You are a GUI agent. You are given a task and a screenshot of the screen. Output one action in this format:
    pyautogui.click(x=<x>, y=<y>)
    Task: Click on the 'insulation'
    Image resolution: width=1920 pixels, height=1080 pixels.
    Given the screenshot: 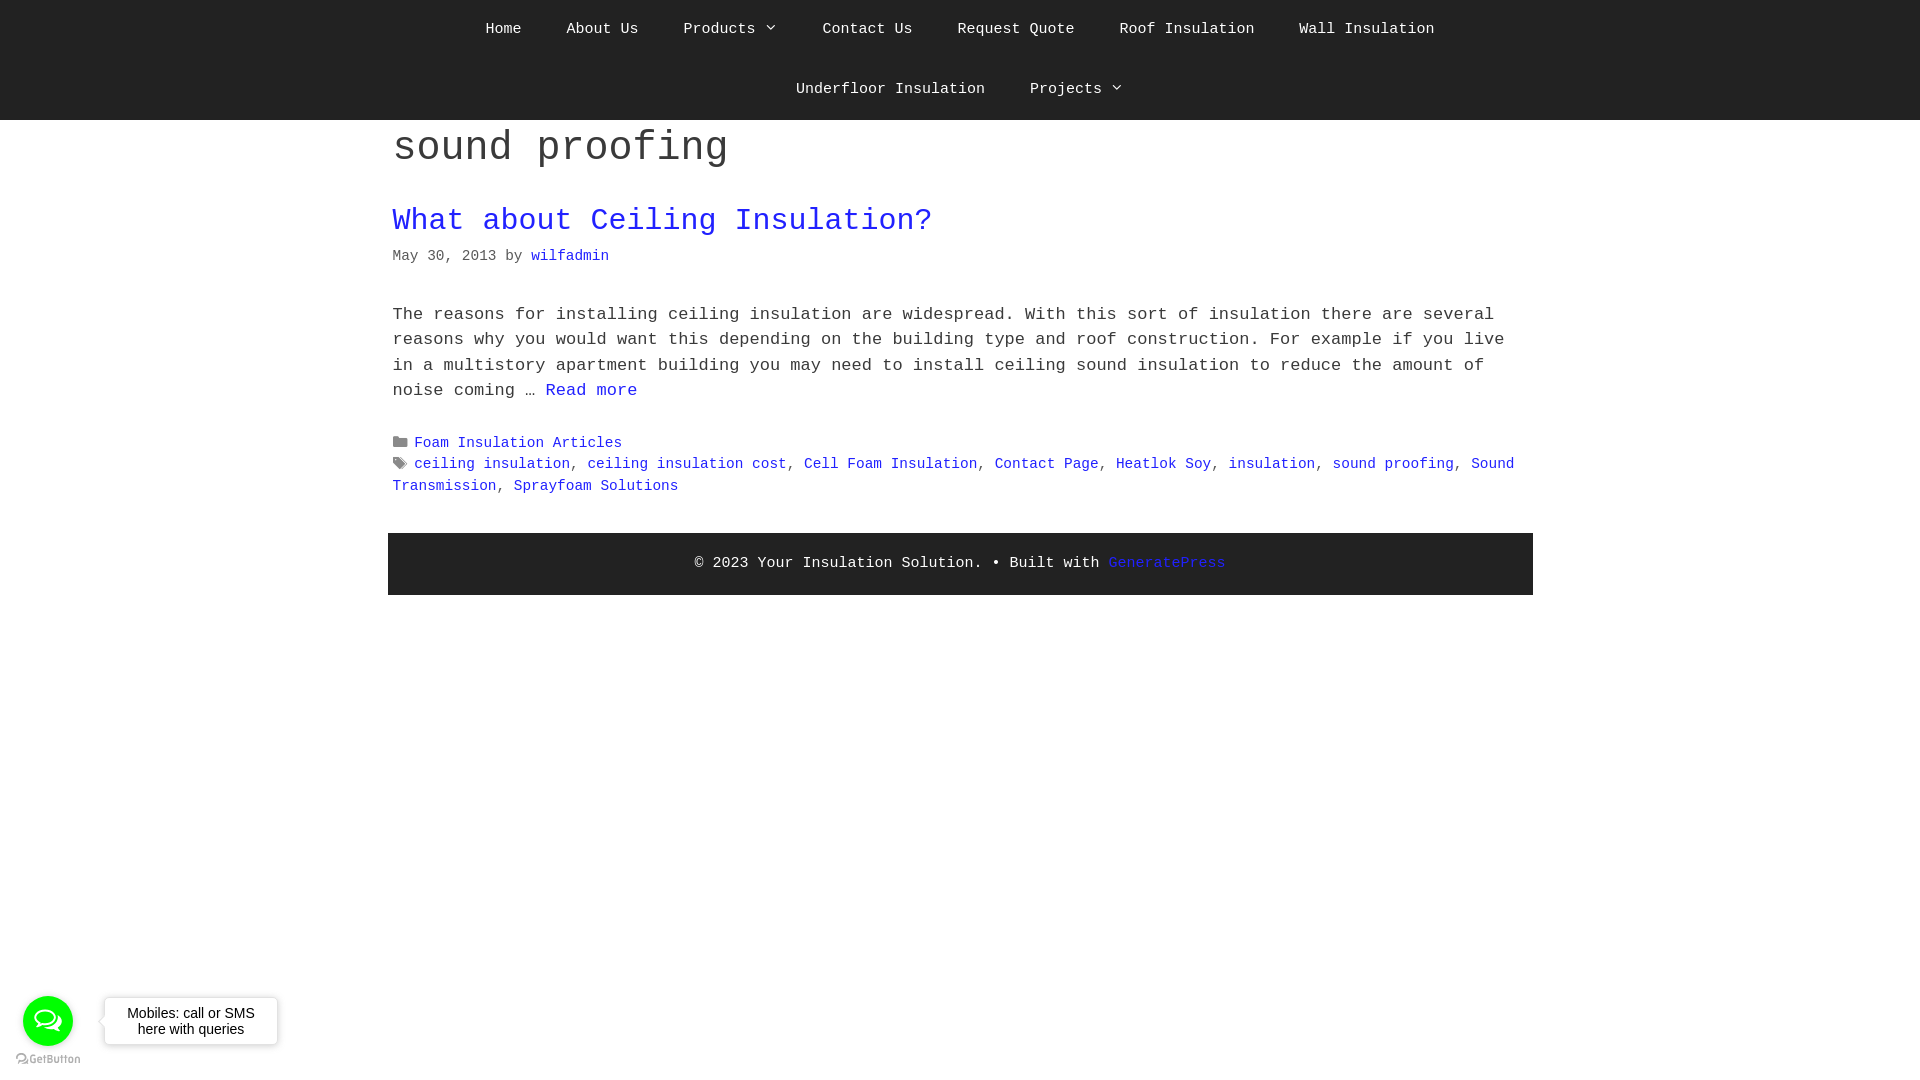 What is the action you would take?
    pyautogui.click(x=1227, y=463)
    